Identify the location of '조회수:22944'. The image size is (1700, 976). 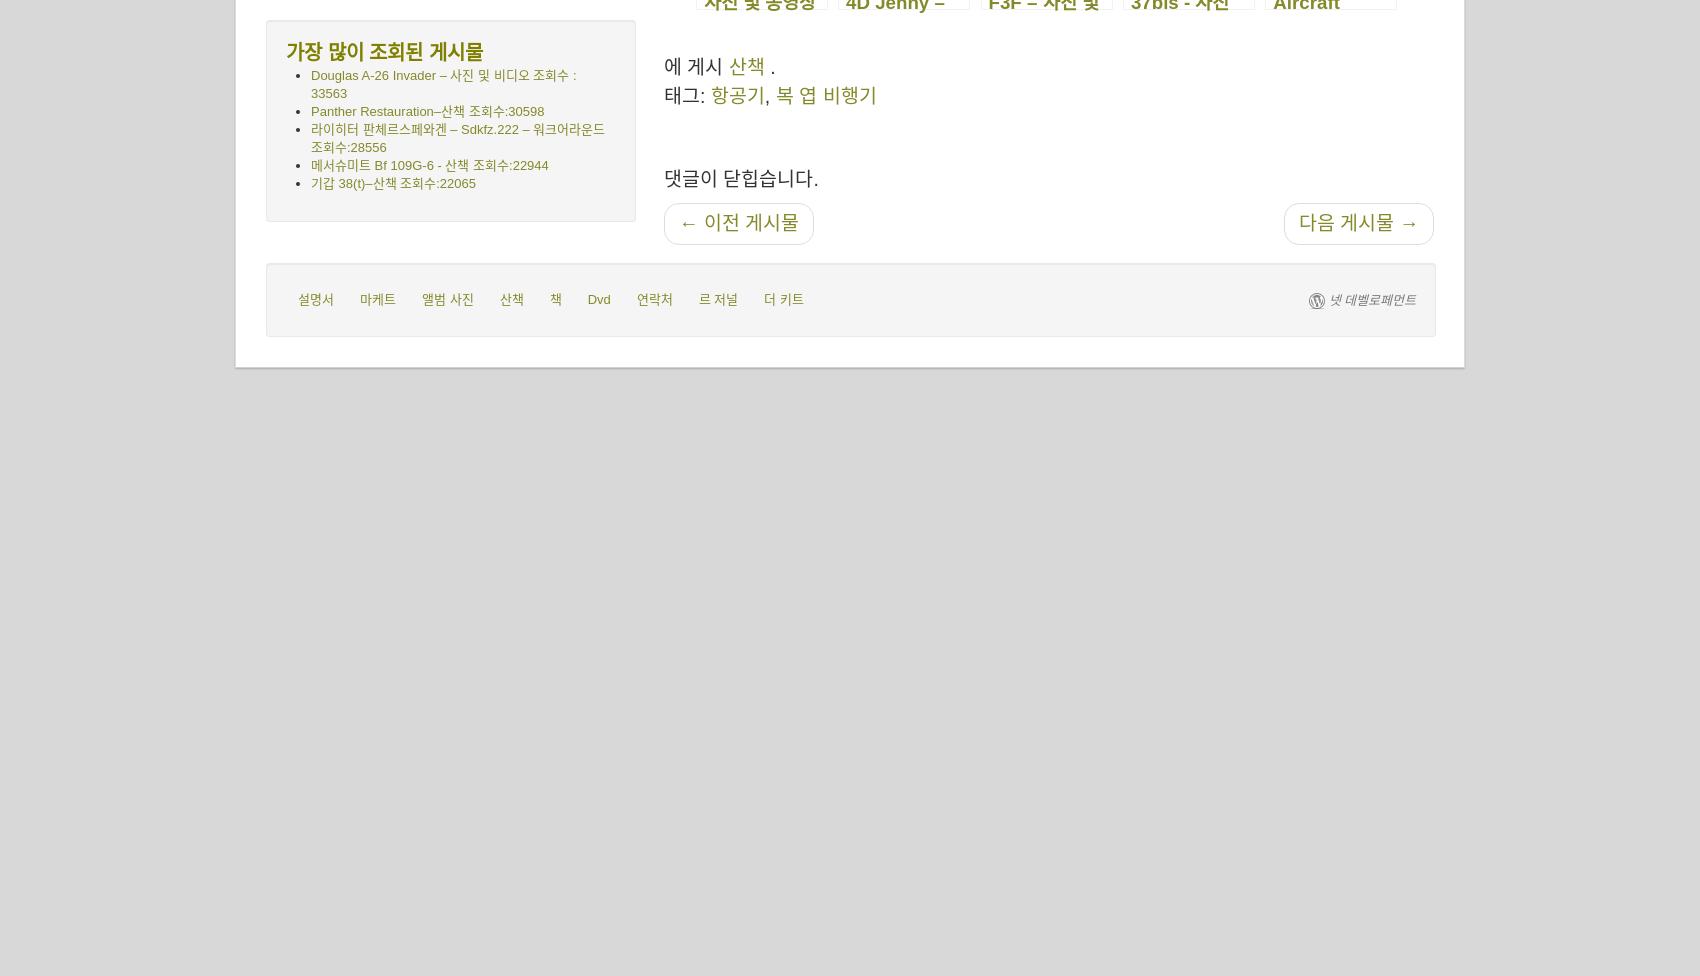
(510, 164).